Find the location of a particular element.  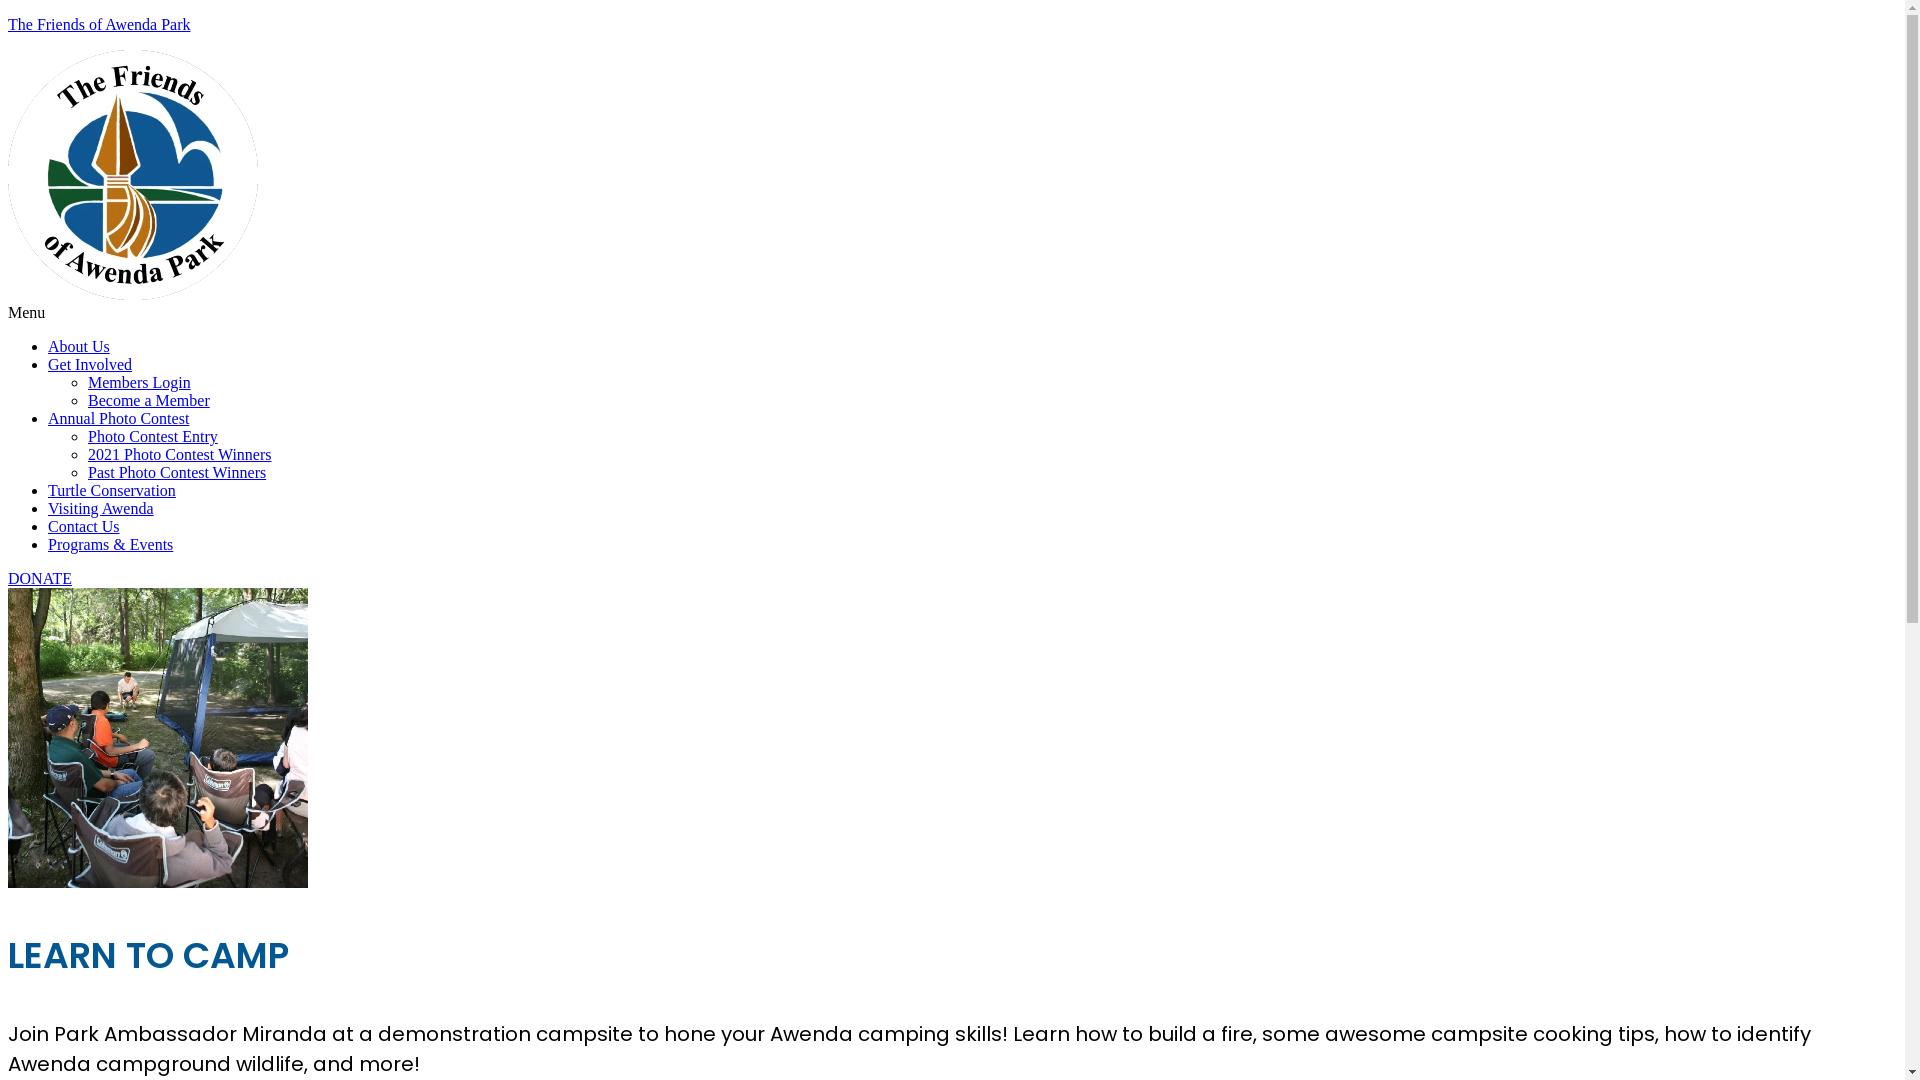

'Photo Contest Entry' is located at coordinates (152, 435).